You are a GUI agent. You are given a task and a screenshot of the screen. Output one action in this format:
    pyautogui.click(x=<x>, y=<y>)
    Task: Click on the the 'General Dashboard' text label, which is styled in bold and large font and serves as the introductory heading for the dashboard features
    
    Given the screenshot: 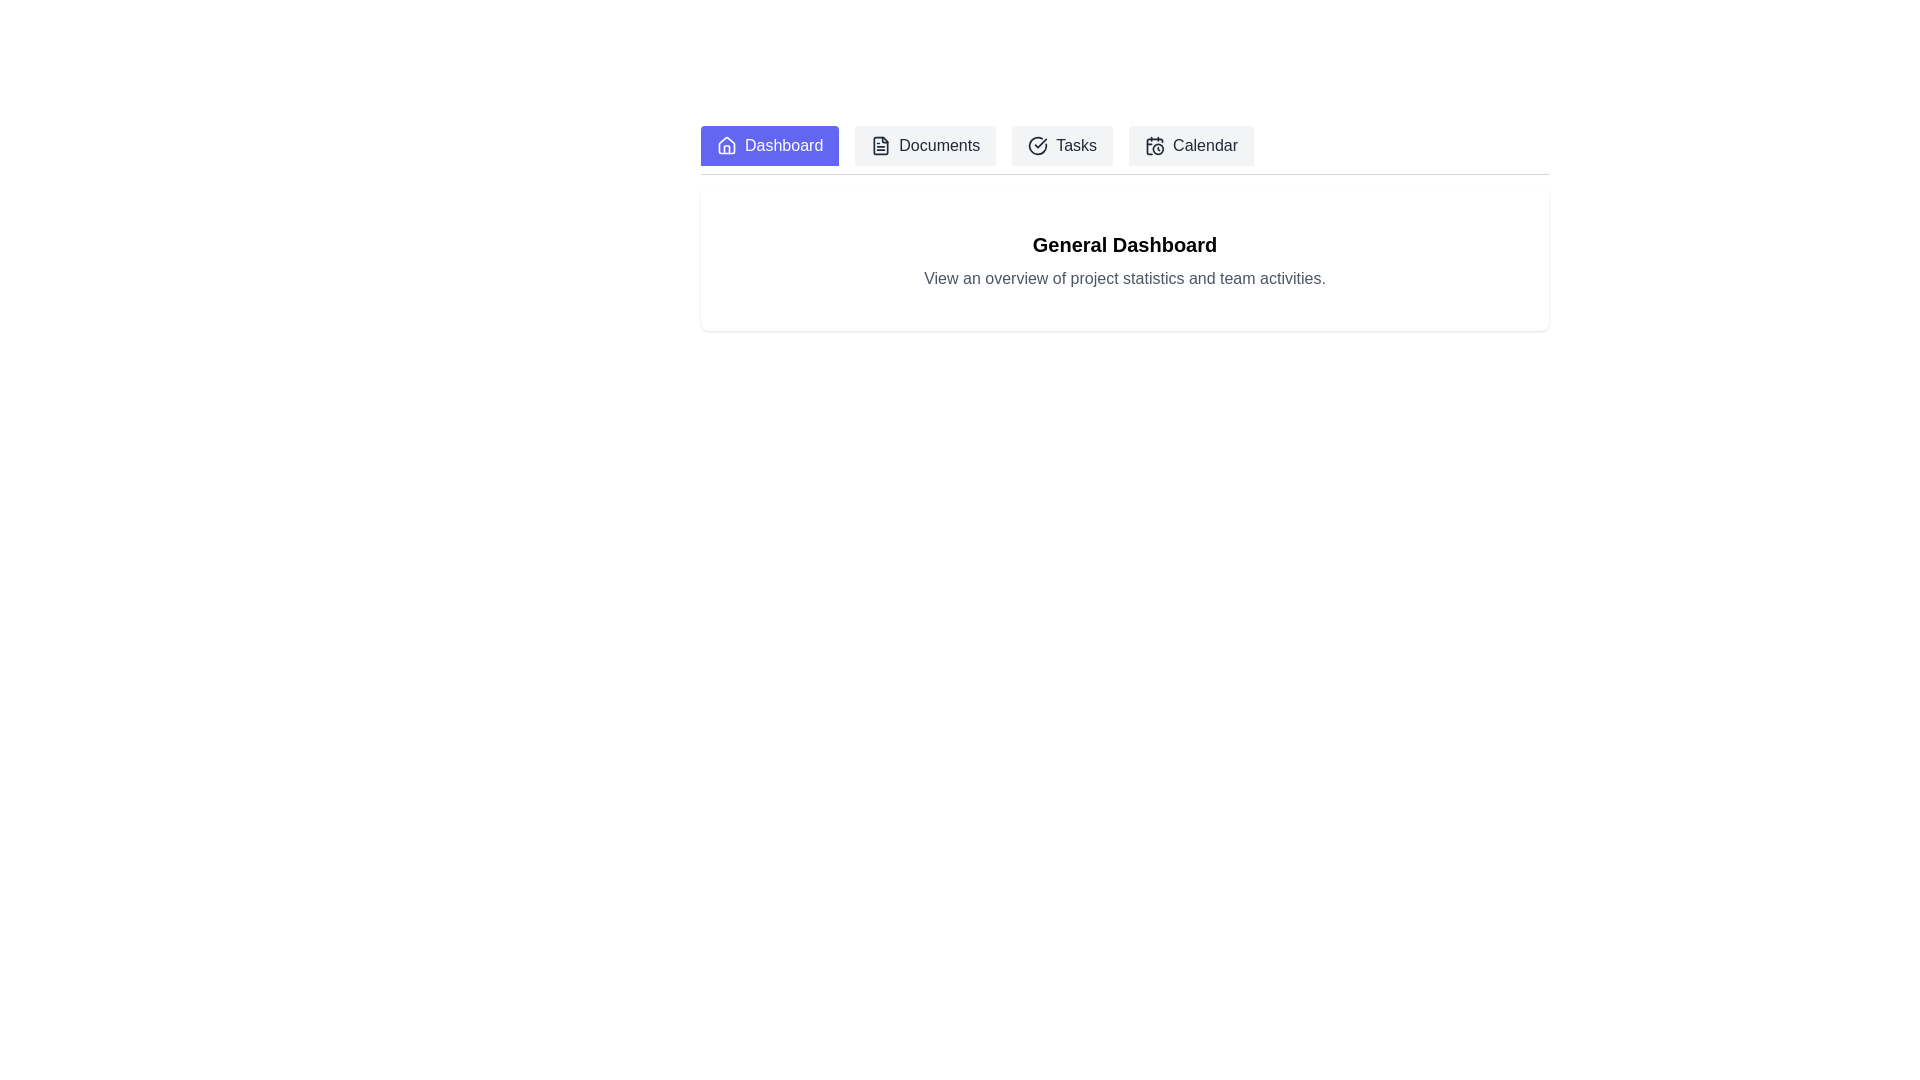 What is the action you would take?
    pyautogui.click(x=1124, y=244)
    